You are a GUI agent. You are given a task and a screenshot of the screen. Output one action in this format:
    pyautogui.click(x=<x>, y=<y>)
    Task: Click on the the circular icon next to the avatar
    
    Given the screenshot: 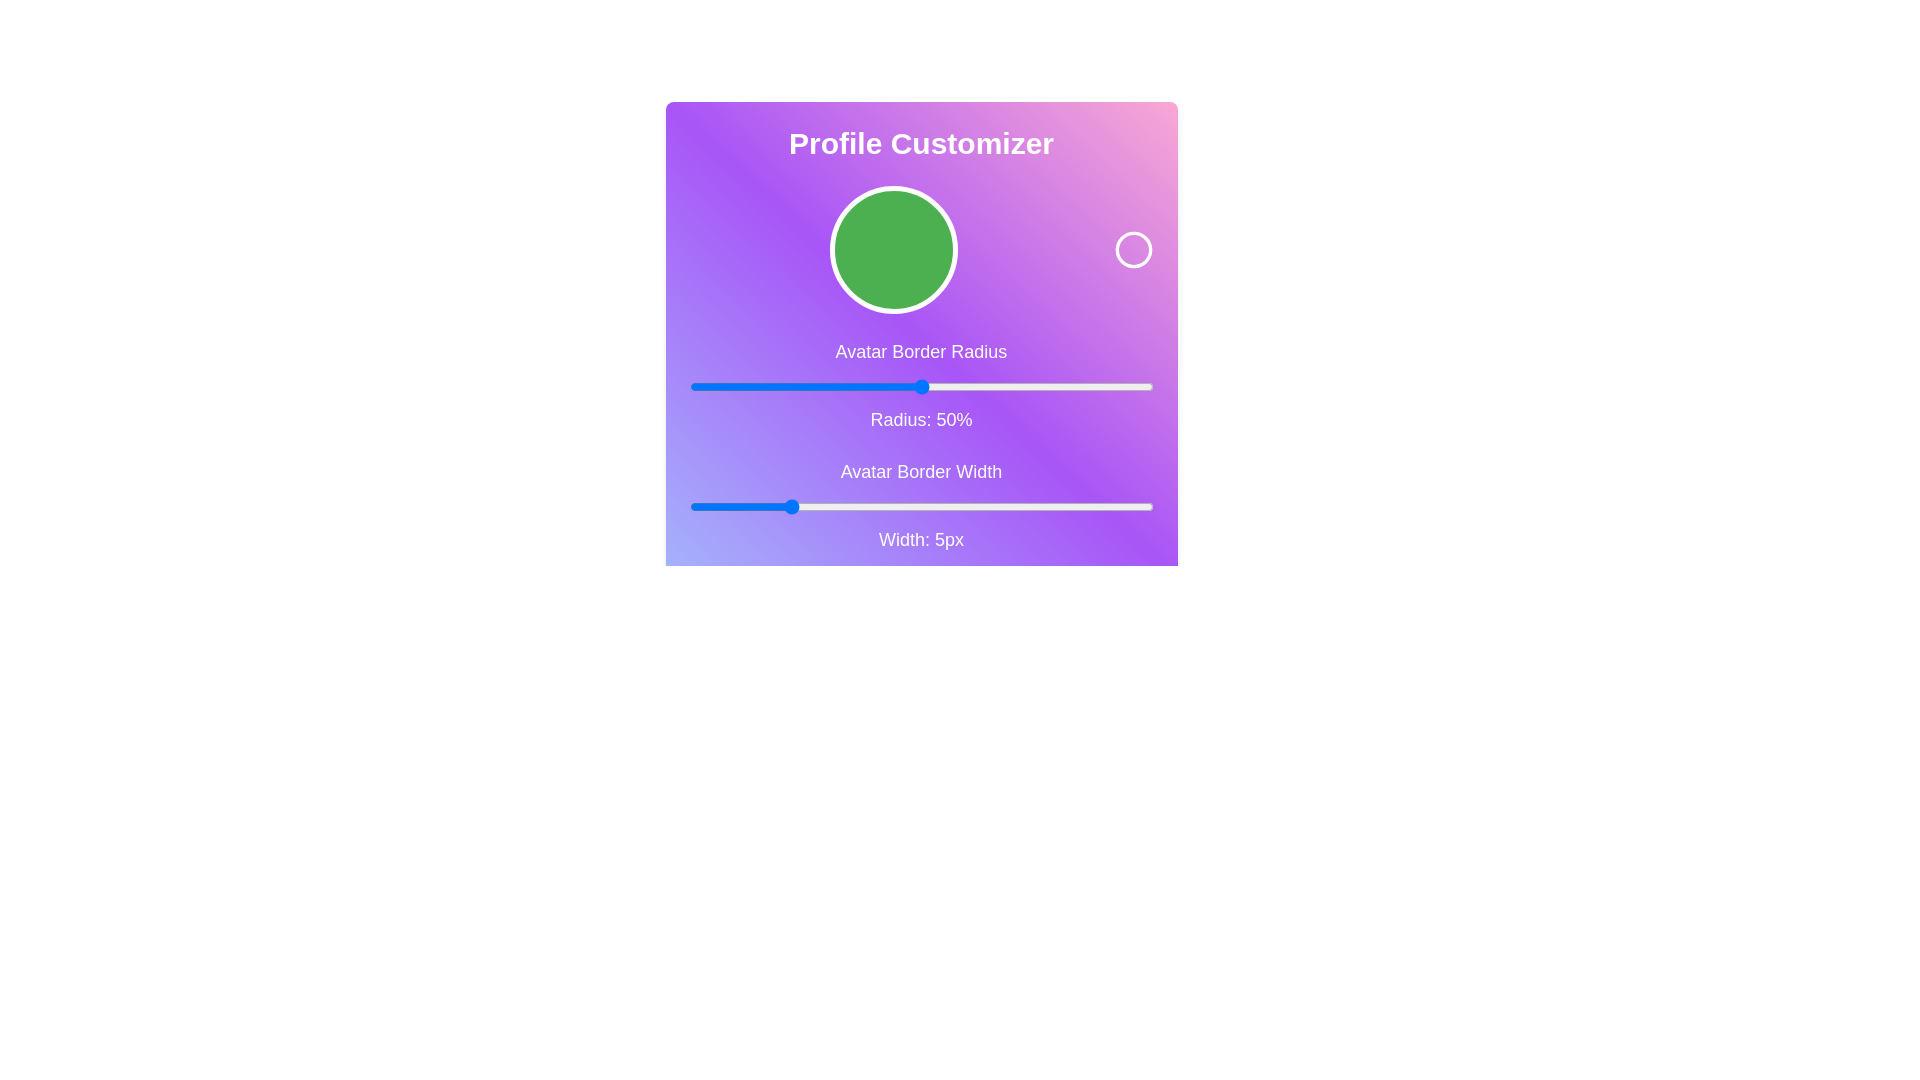 What is the action you would take?
    pyautogui.click(x=1133, y=249)
    